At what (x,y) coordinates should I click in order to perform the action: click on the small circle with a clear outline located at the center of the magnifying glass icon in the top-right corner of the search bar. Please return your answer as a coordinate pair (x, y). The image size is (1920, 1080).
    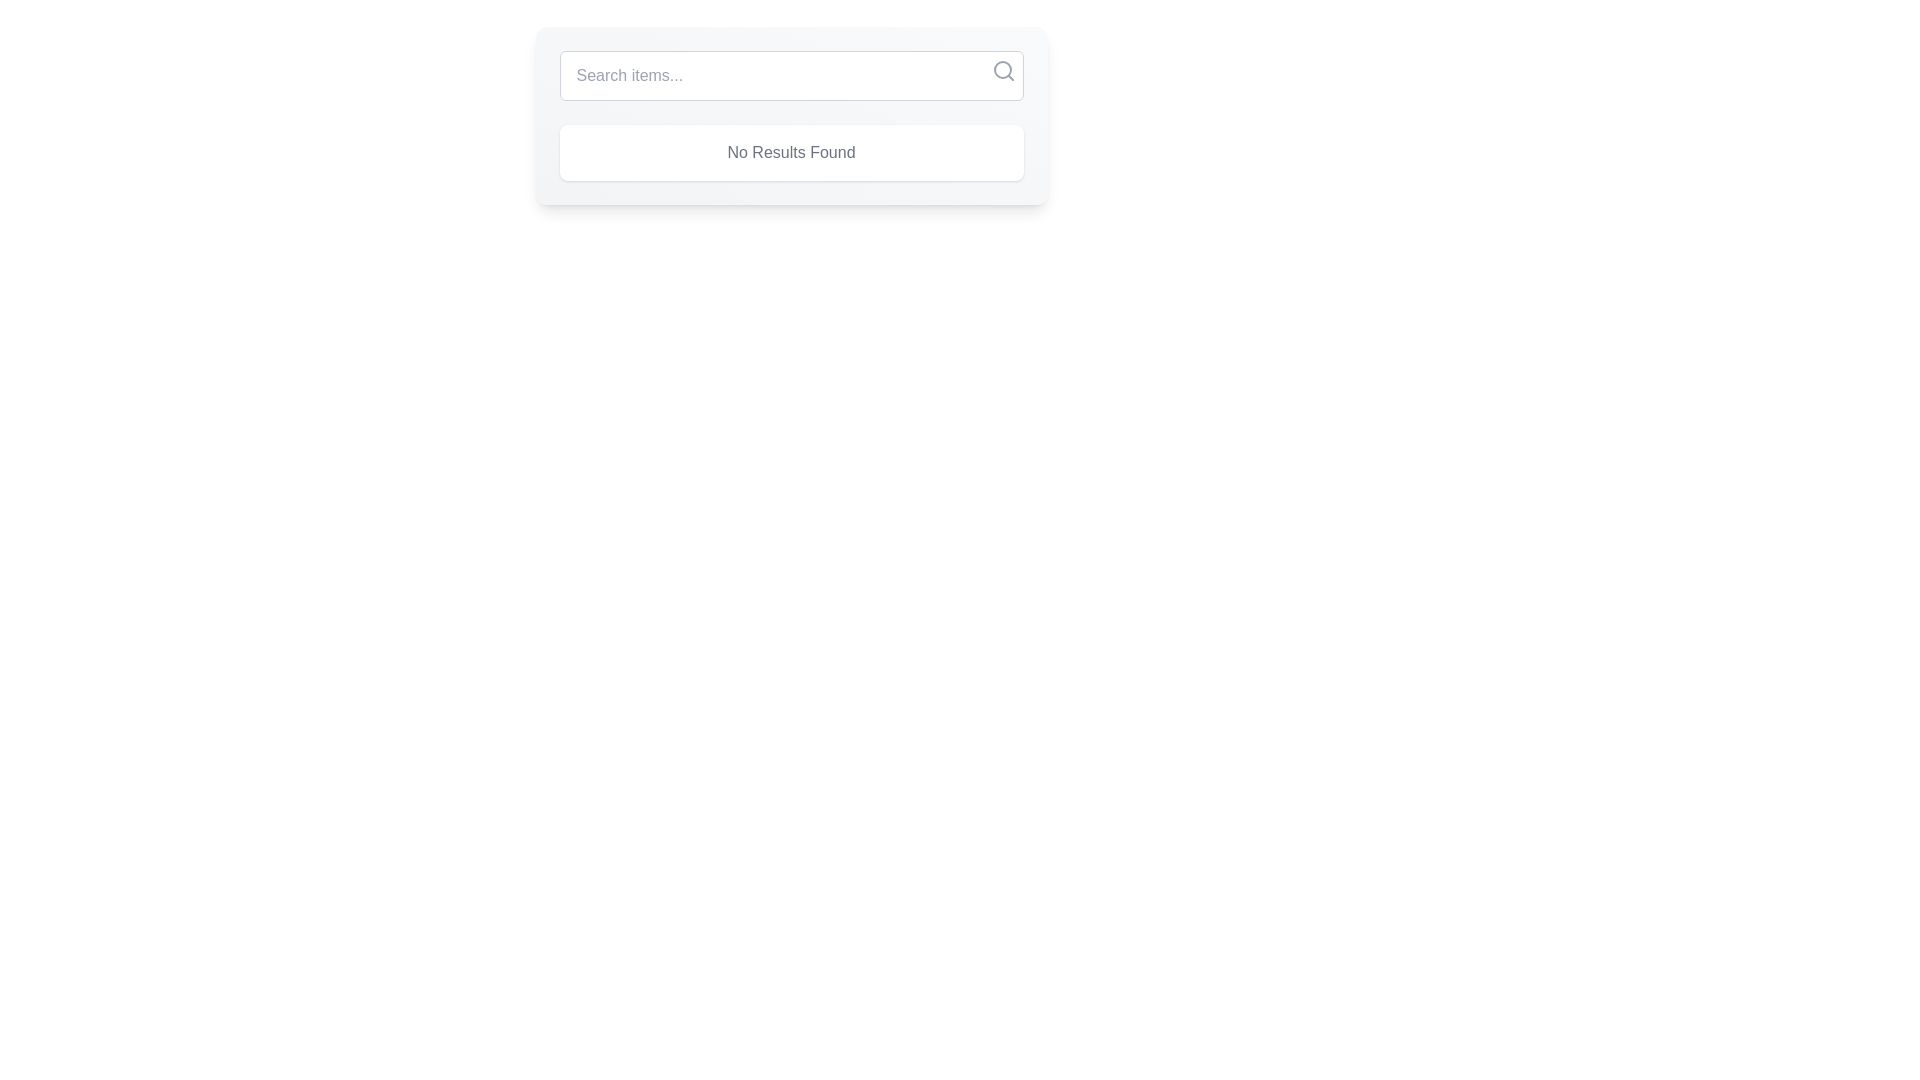
    Looking at the image, I should click on (1002, 68).